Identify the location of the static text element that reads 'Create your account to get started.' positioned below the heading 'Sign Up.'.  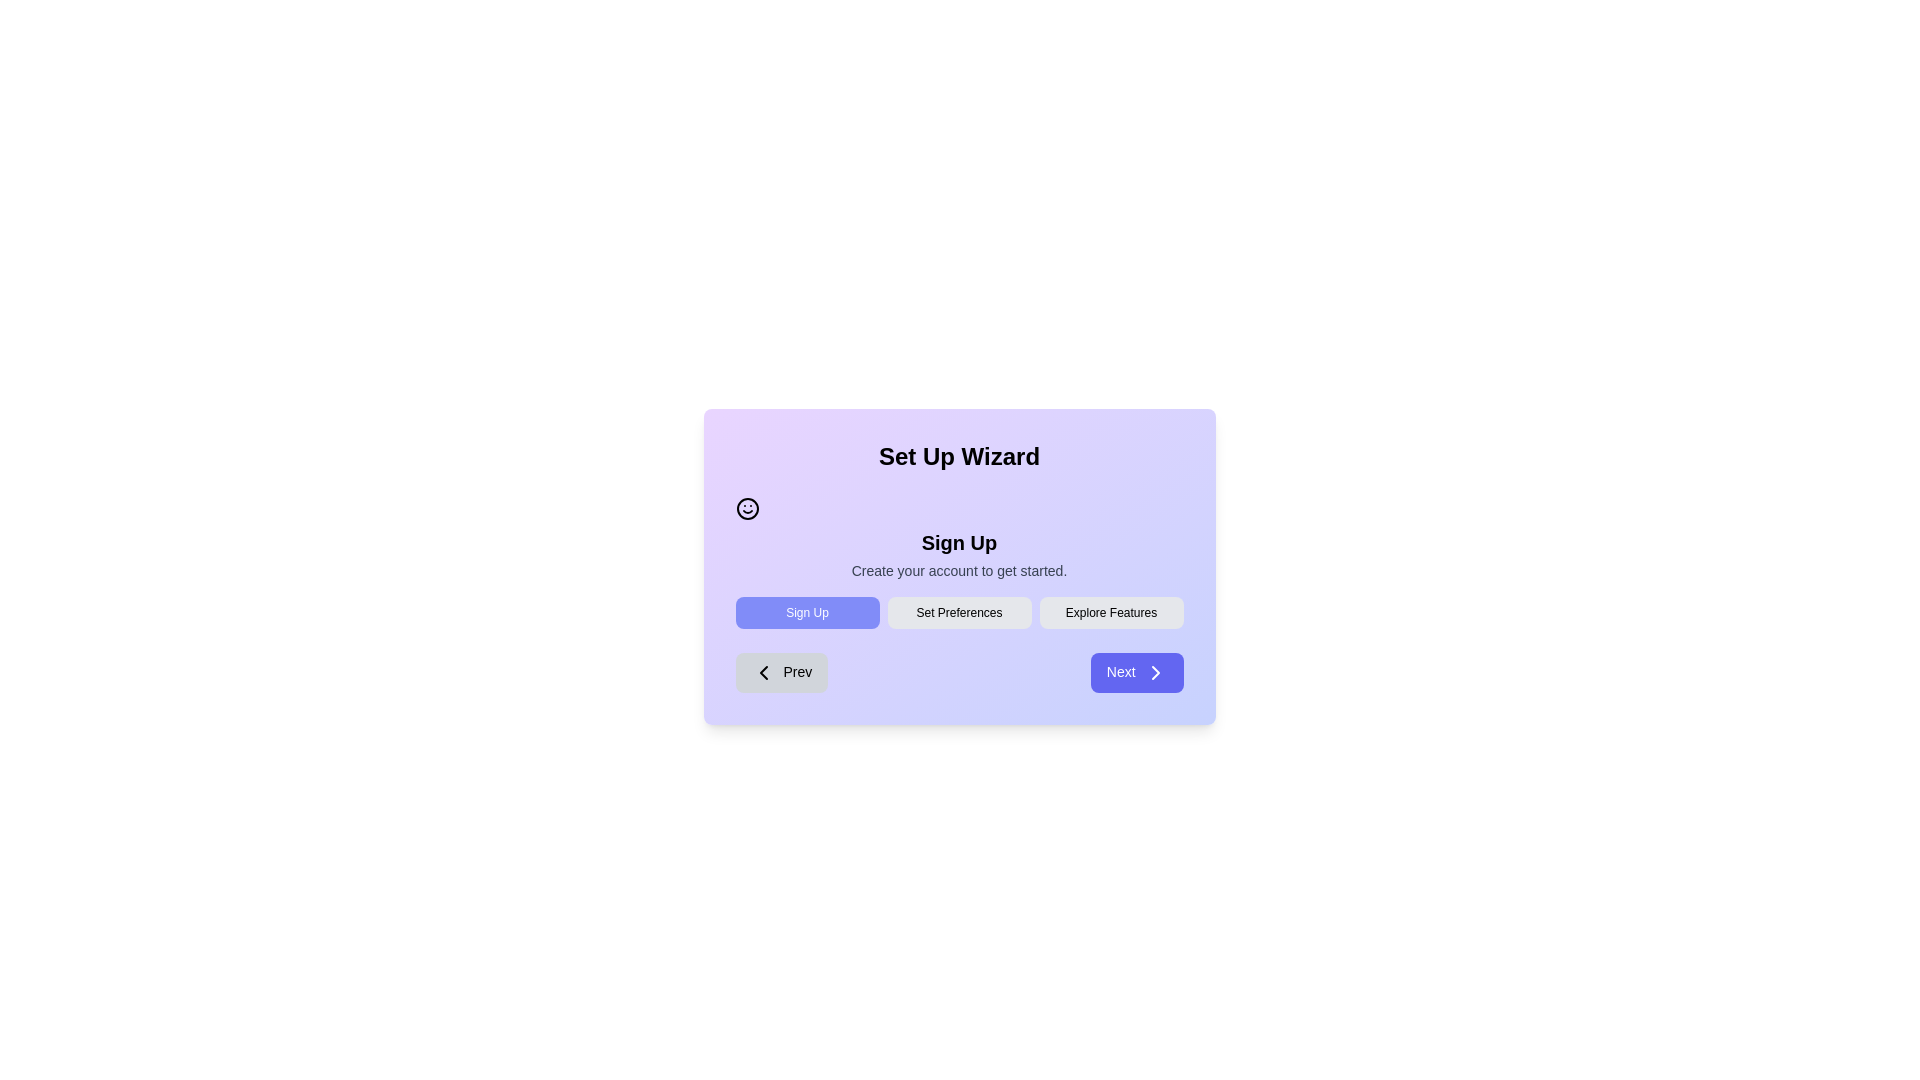
(958, 570).